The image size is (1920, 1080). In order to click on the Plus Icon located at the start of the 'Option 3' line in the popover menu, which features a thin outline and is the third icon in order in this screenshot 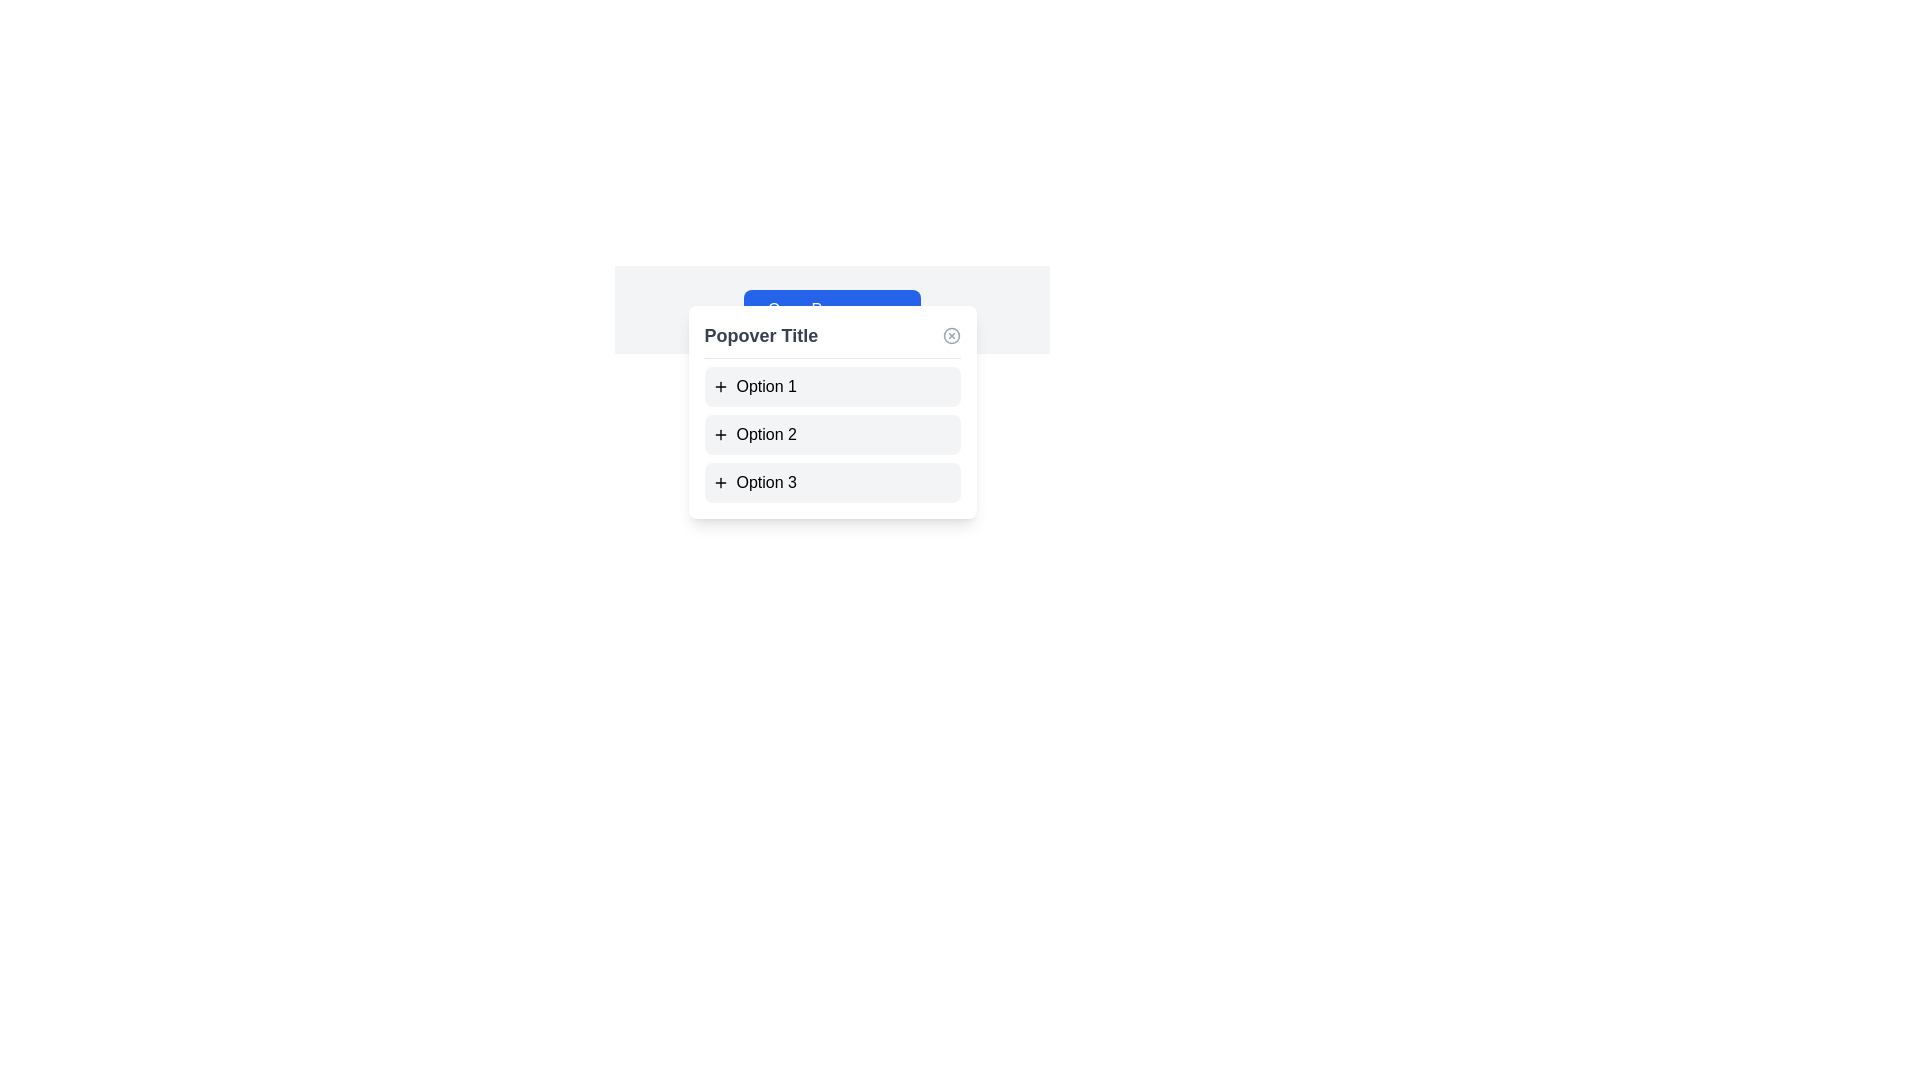, I will do `click(720, 482)`.